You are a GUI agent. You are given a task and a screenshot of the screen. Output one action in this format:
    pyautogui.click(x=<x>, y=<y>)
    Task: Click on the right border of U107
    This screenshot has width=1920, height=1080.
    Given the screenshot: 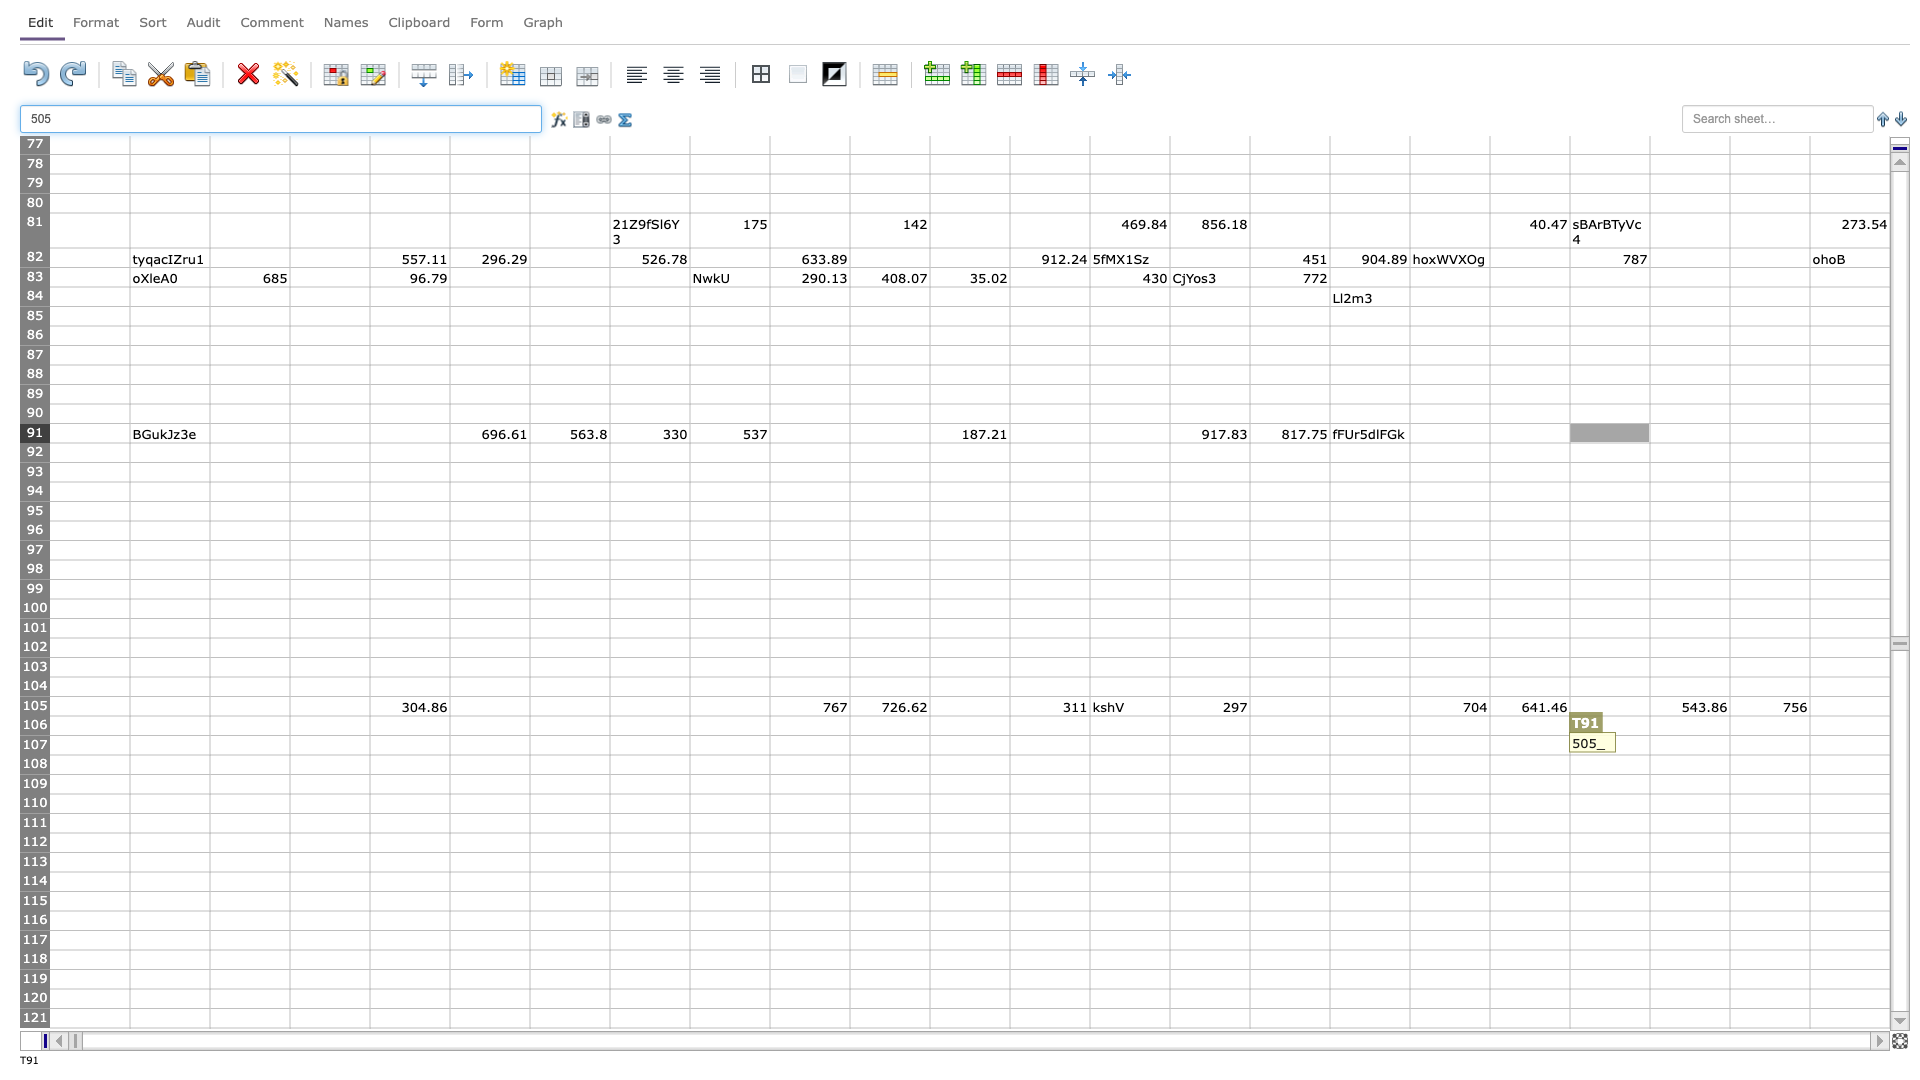 What is the action you would take?
    pyautogui.click(x=1728, y=745)
    